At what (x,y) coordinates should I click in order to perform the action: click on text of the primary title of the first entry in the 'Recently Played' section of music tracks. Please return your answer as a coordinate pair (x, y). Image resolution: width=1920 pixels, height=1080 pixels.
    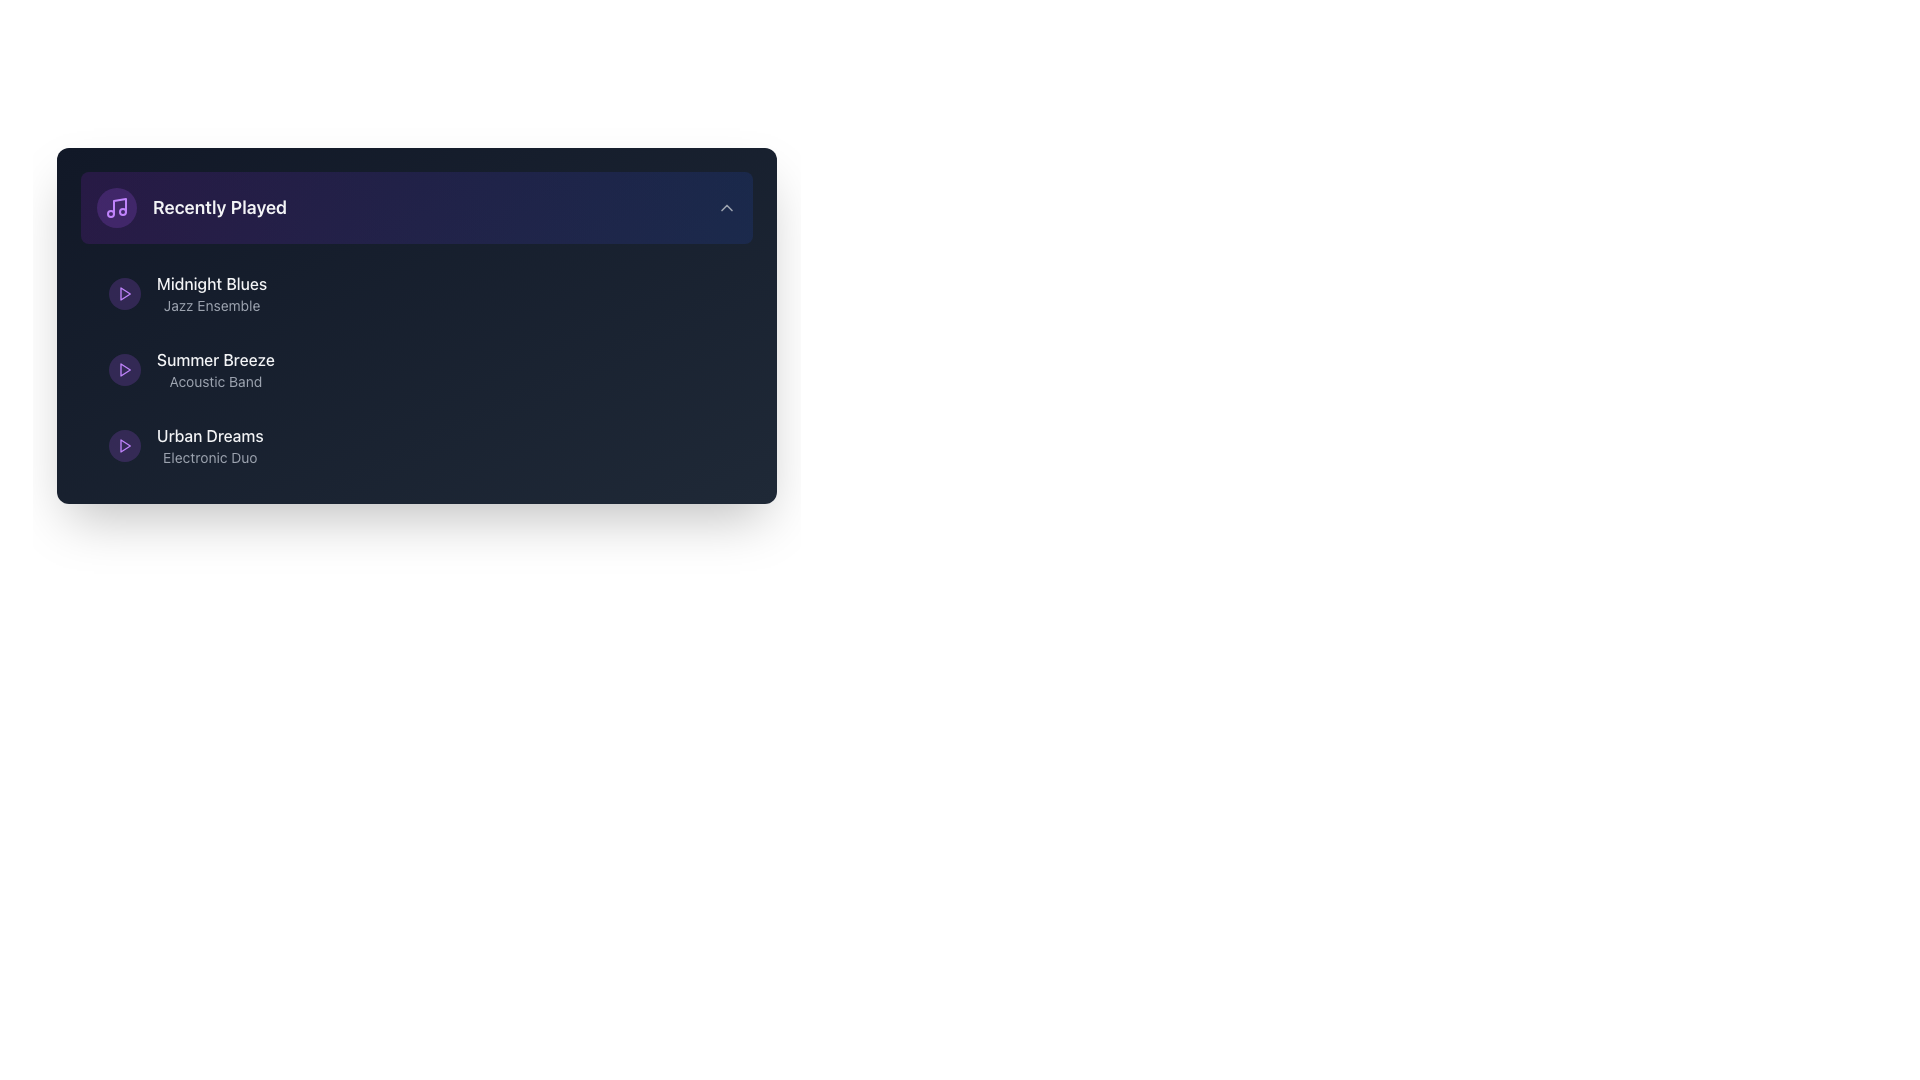
    Looking at the image, I should click on (212, 284).